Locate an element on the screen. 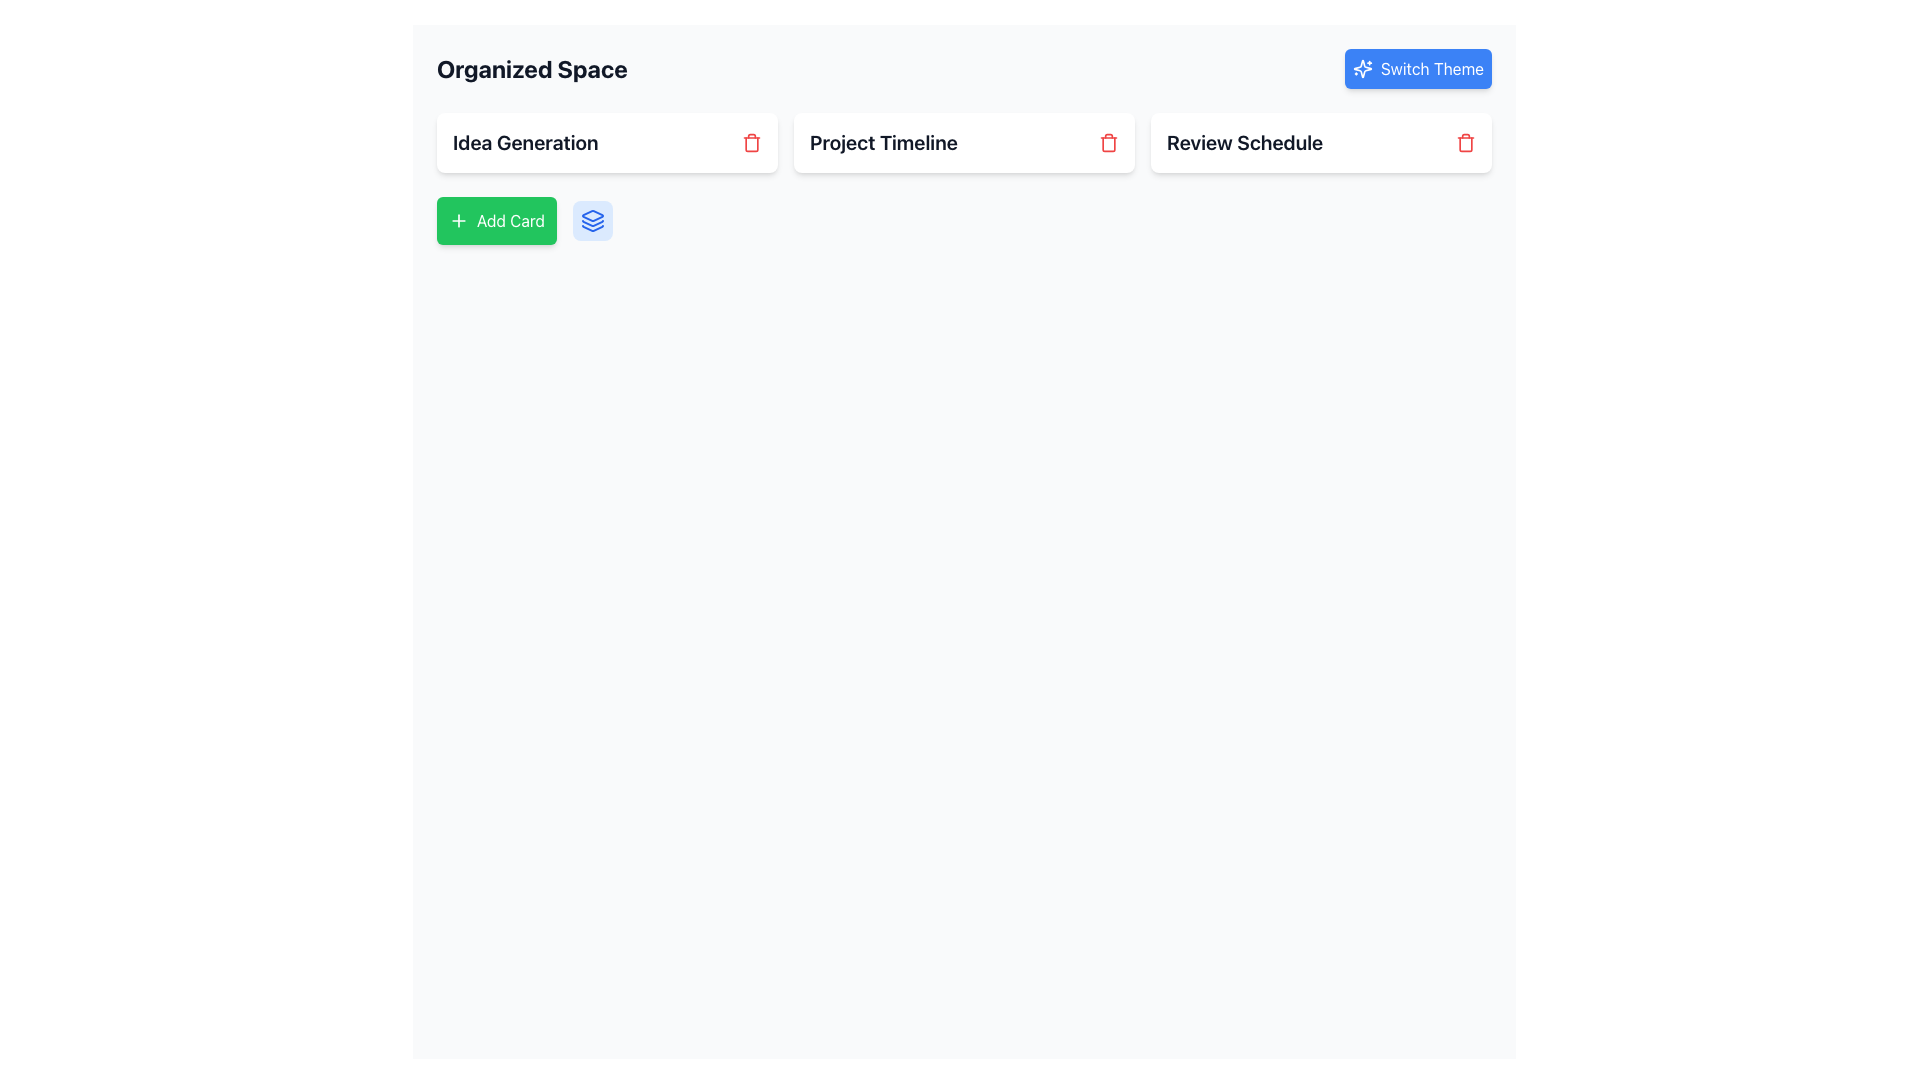 Image resolution: width=1920 pixels, height=1080 pixels. the Static Text Label that reads 'Project Timeline', which is styled in bold, large font and located near the top center of the interface, between 'Idea Generation' and 'Review Schedule' is located at coordinates (882, 141).